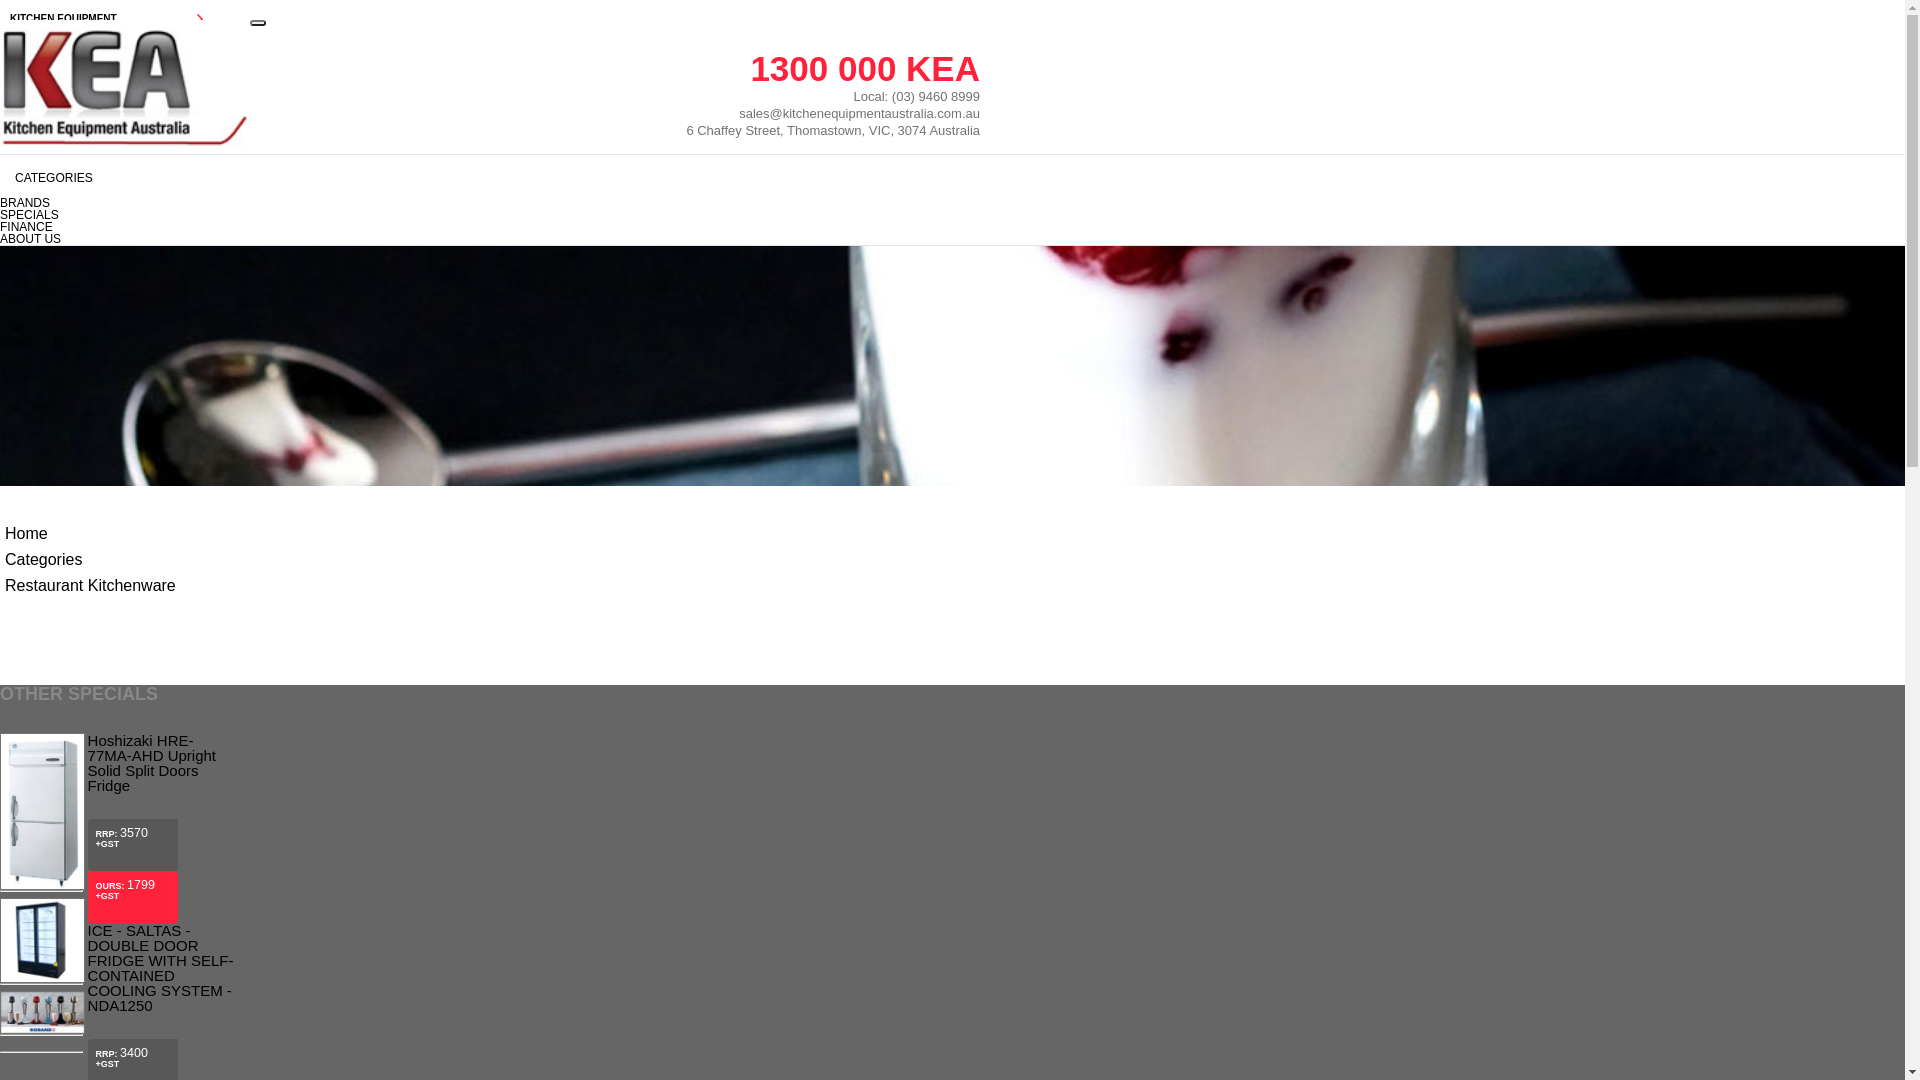  Describe the element at coordinates (109, 446) in the screenshot. I see `'RESTAURANT AND CAFE FURNITURE'` at that location.